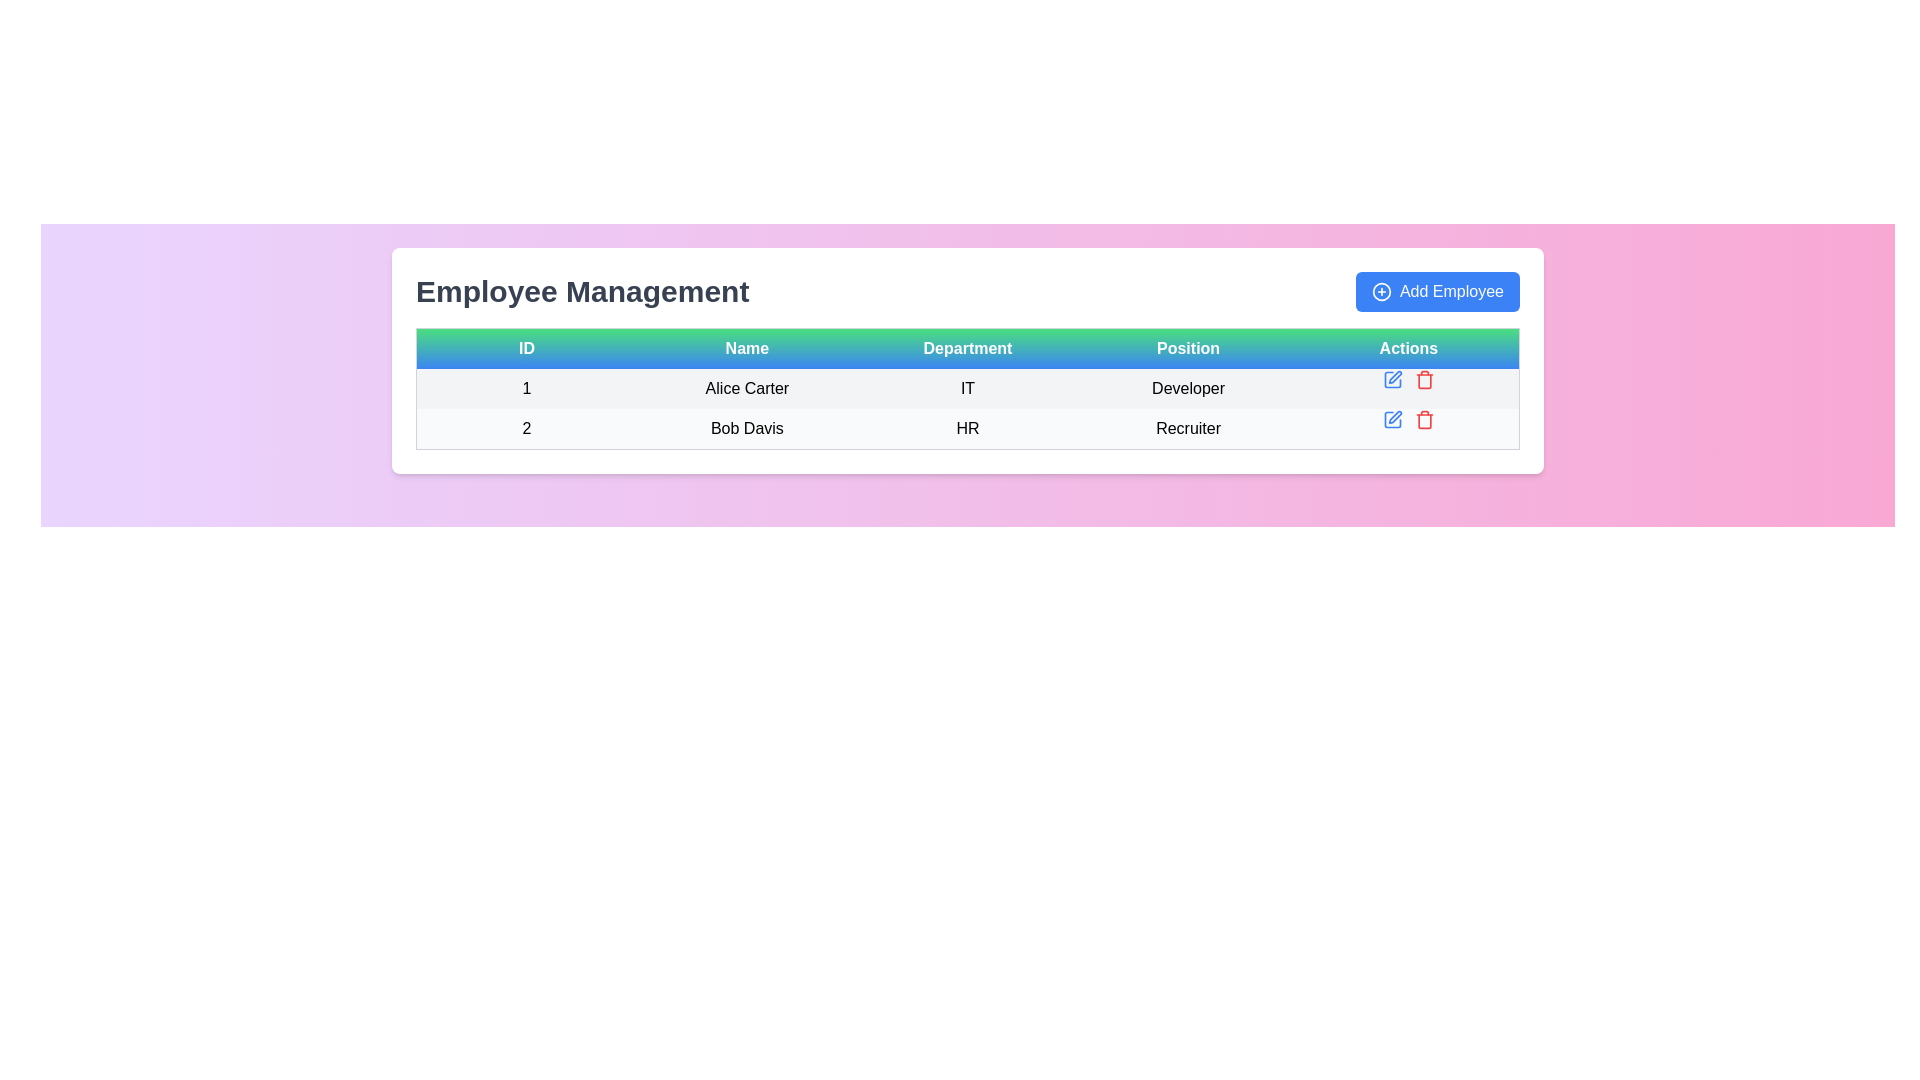 The image size is (1920, 1080). What do you see at coordinates (526, 389) in the screenshot?
I see `the first cell of the first row in the table representing the ID for employee 'Alice Carter' to highlight it` at bounding box center [526, 389].